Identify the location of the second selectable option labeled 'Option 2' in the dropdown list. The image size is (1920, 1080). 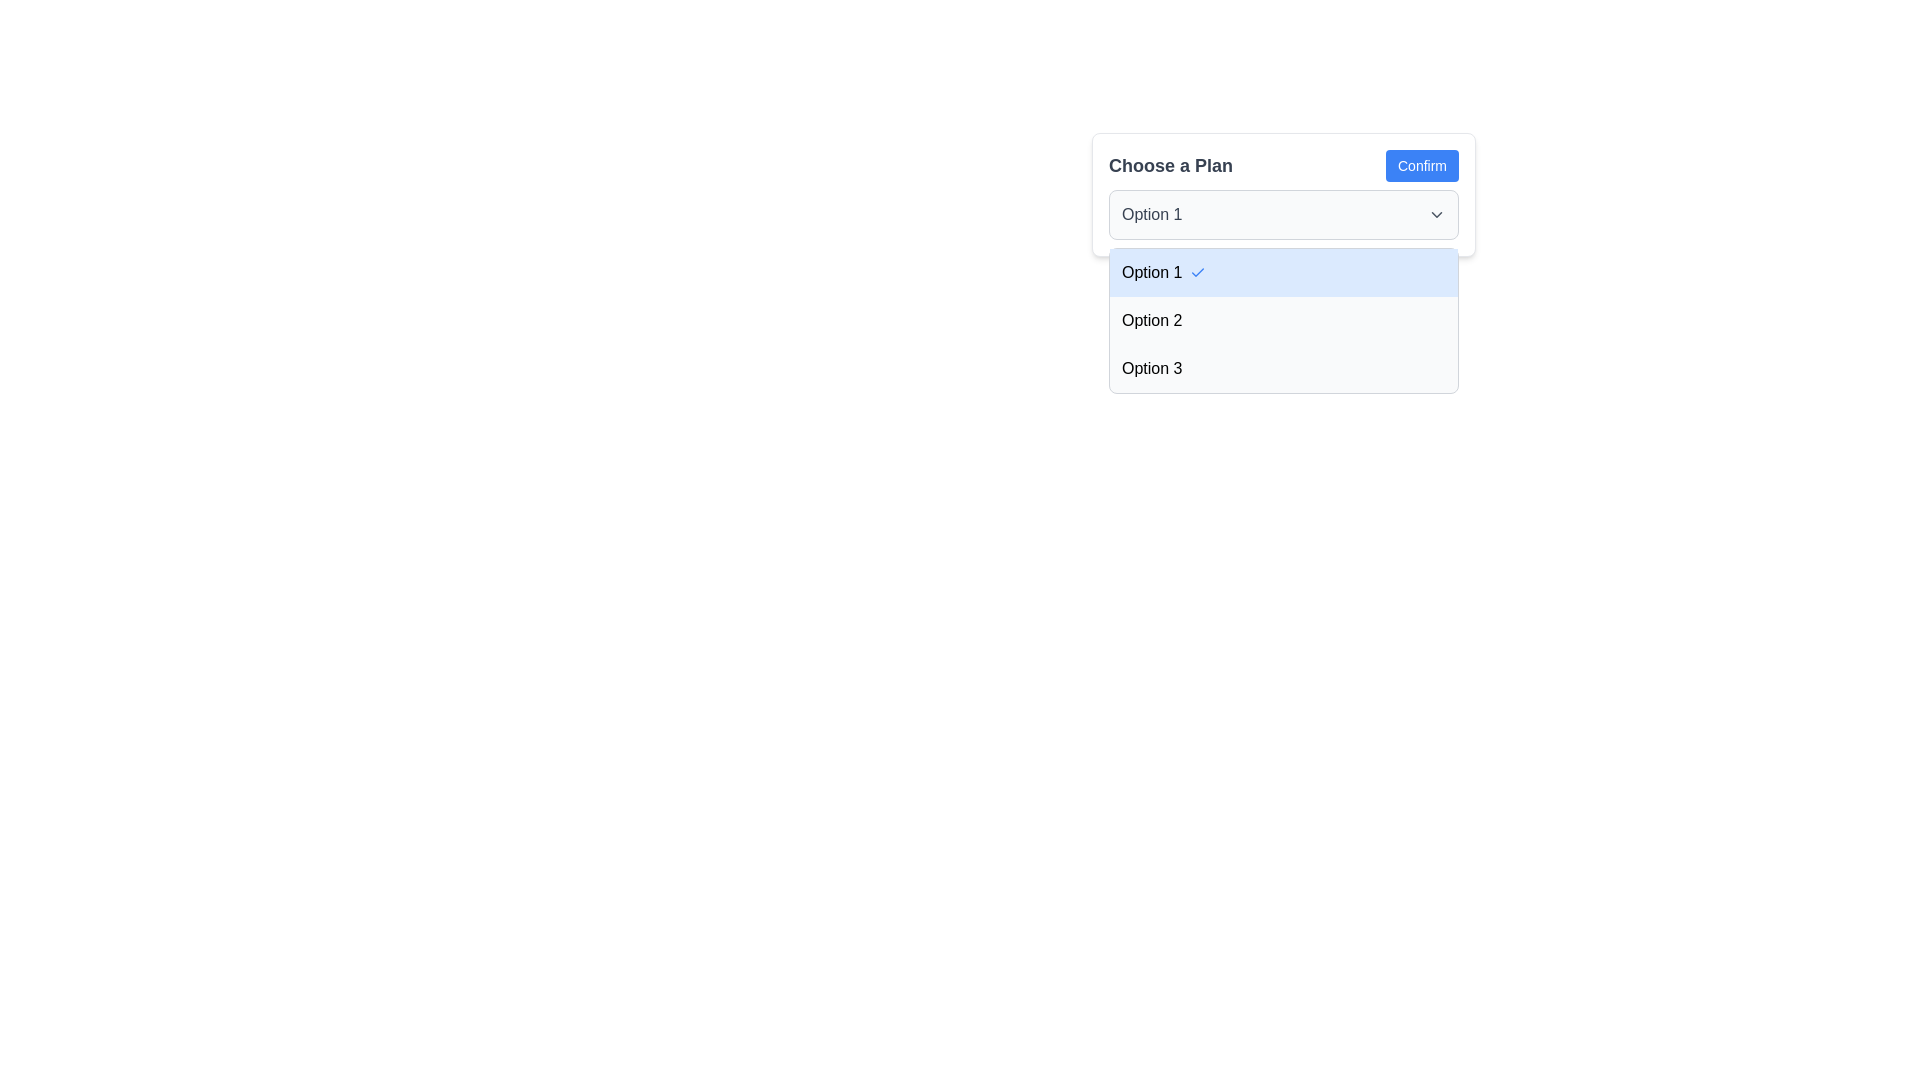
(1152, 319).